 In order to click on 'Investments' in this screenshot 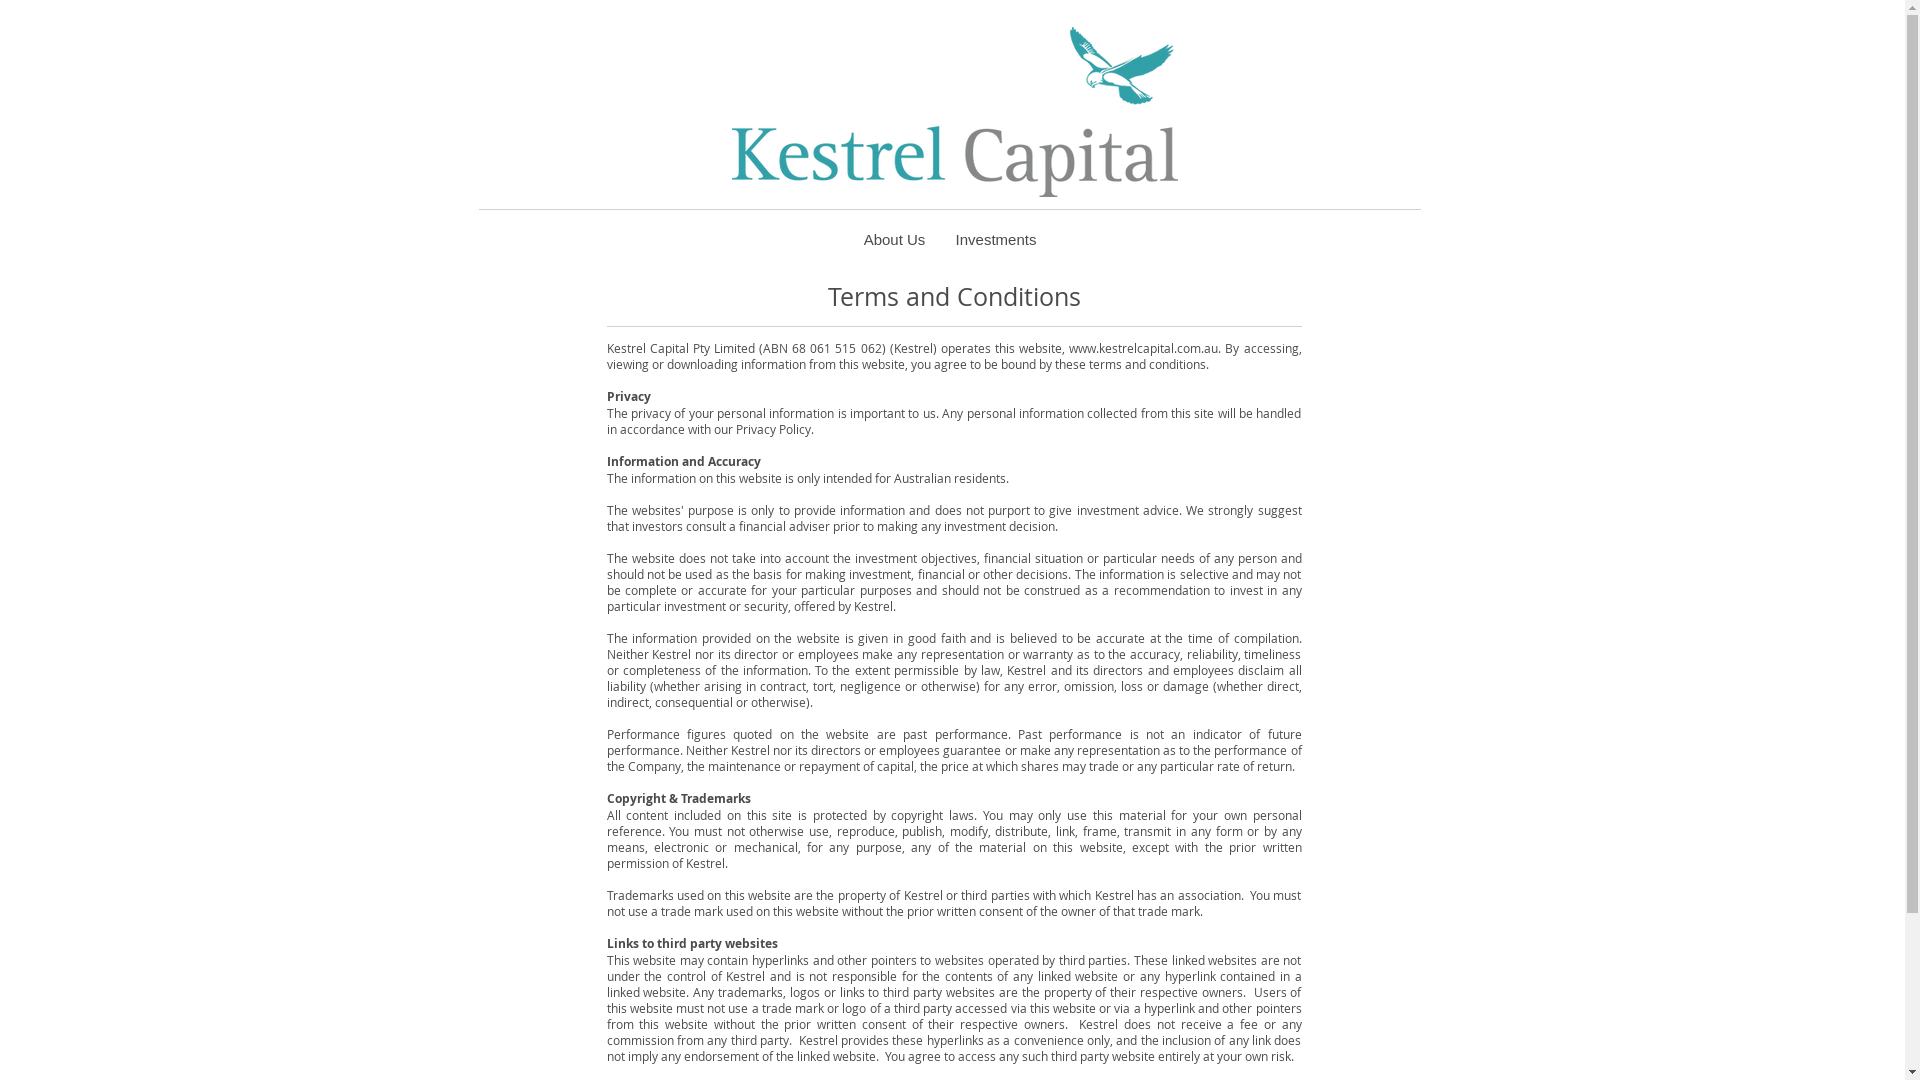, I will do `click(995, 238)`.